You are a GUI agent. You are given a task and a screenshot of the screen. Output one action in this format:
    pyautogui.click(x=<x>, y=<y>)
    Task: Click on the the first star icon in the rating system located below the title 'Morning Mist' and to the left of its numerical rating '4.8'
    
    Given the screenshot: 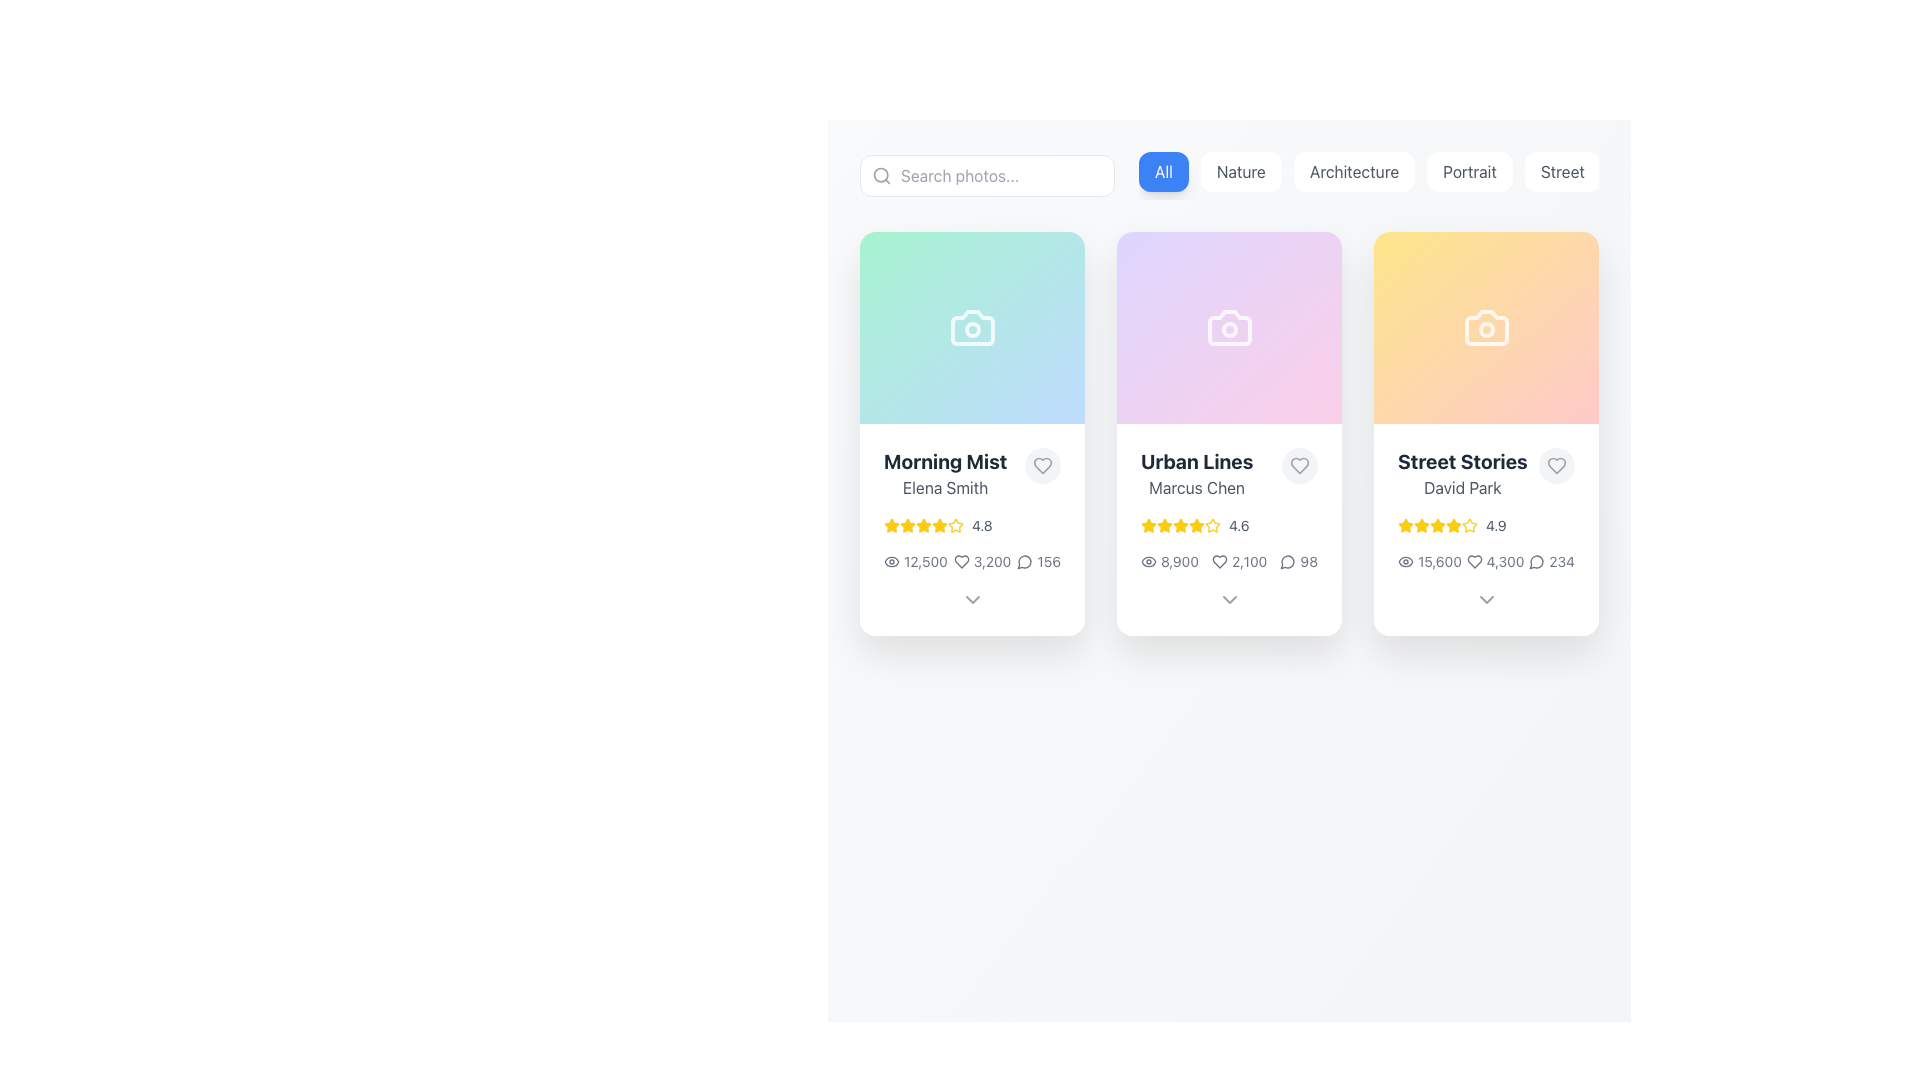 What is the action you would take?
    pyautogui.click(x=891, y=524)
    